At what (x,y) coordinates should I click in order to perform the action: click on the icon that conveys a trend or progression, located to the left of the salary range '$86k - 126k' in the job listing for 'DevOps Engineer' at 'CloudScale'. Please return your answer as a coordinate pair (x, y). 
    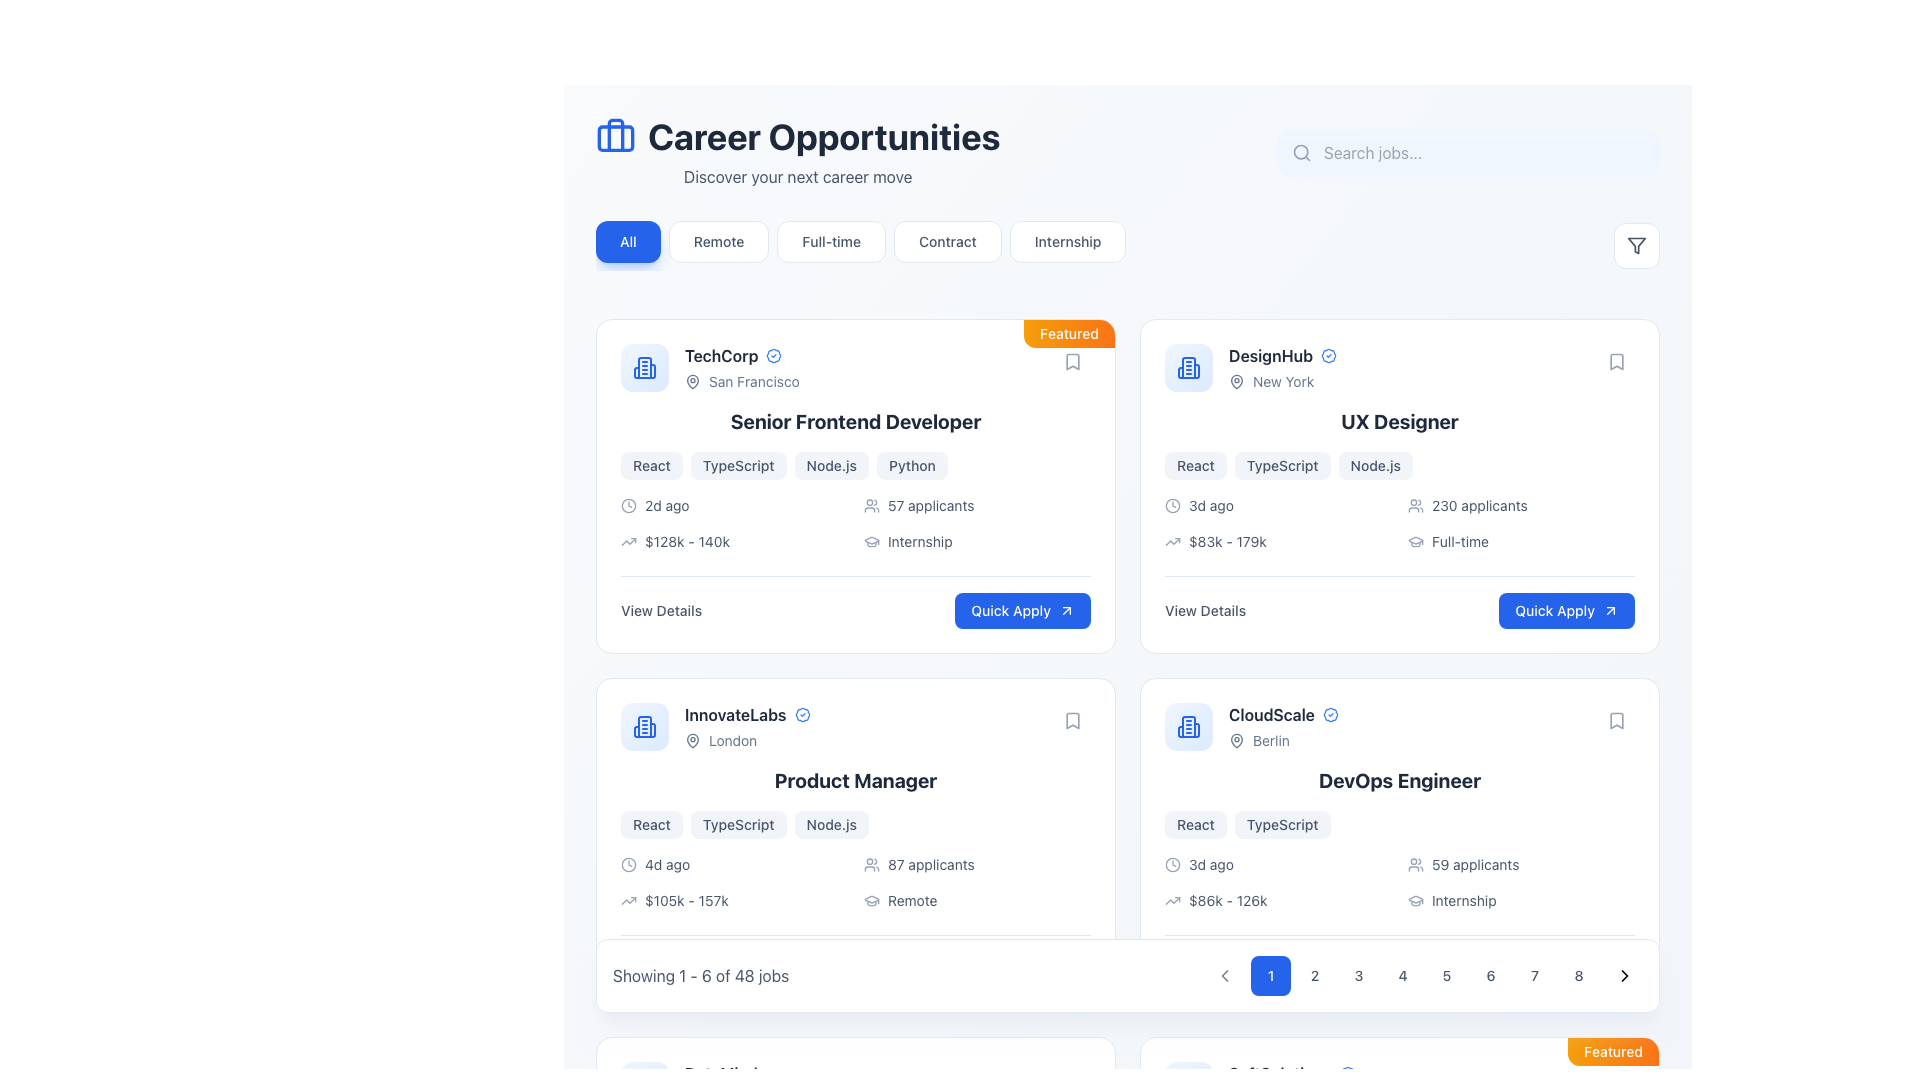
    Looking at the image, I should click on (1172, 901).